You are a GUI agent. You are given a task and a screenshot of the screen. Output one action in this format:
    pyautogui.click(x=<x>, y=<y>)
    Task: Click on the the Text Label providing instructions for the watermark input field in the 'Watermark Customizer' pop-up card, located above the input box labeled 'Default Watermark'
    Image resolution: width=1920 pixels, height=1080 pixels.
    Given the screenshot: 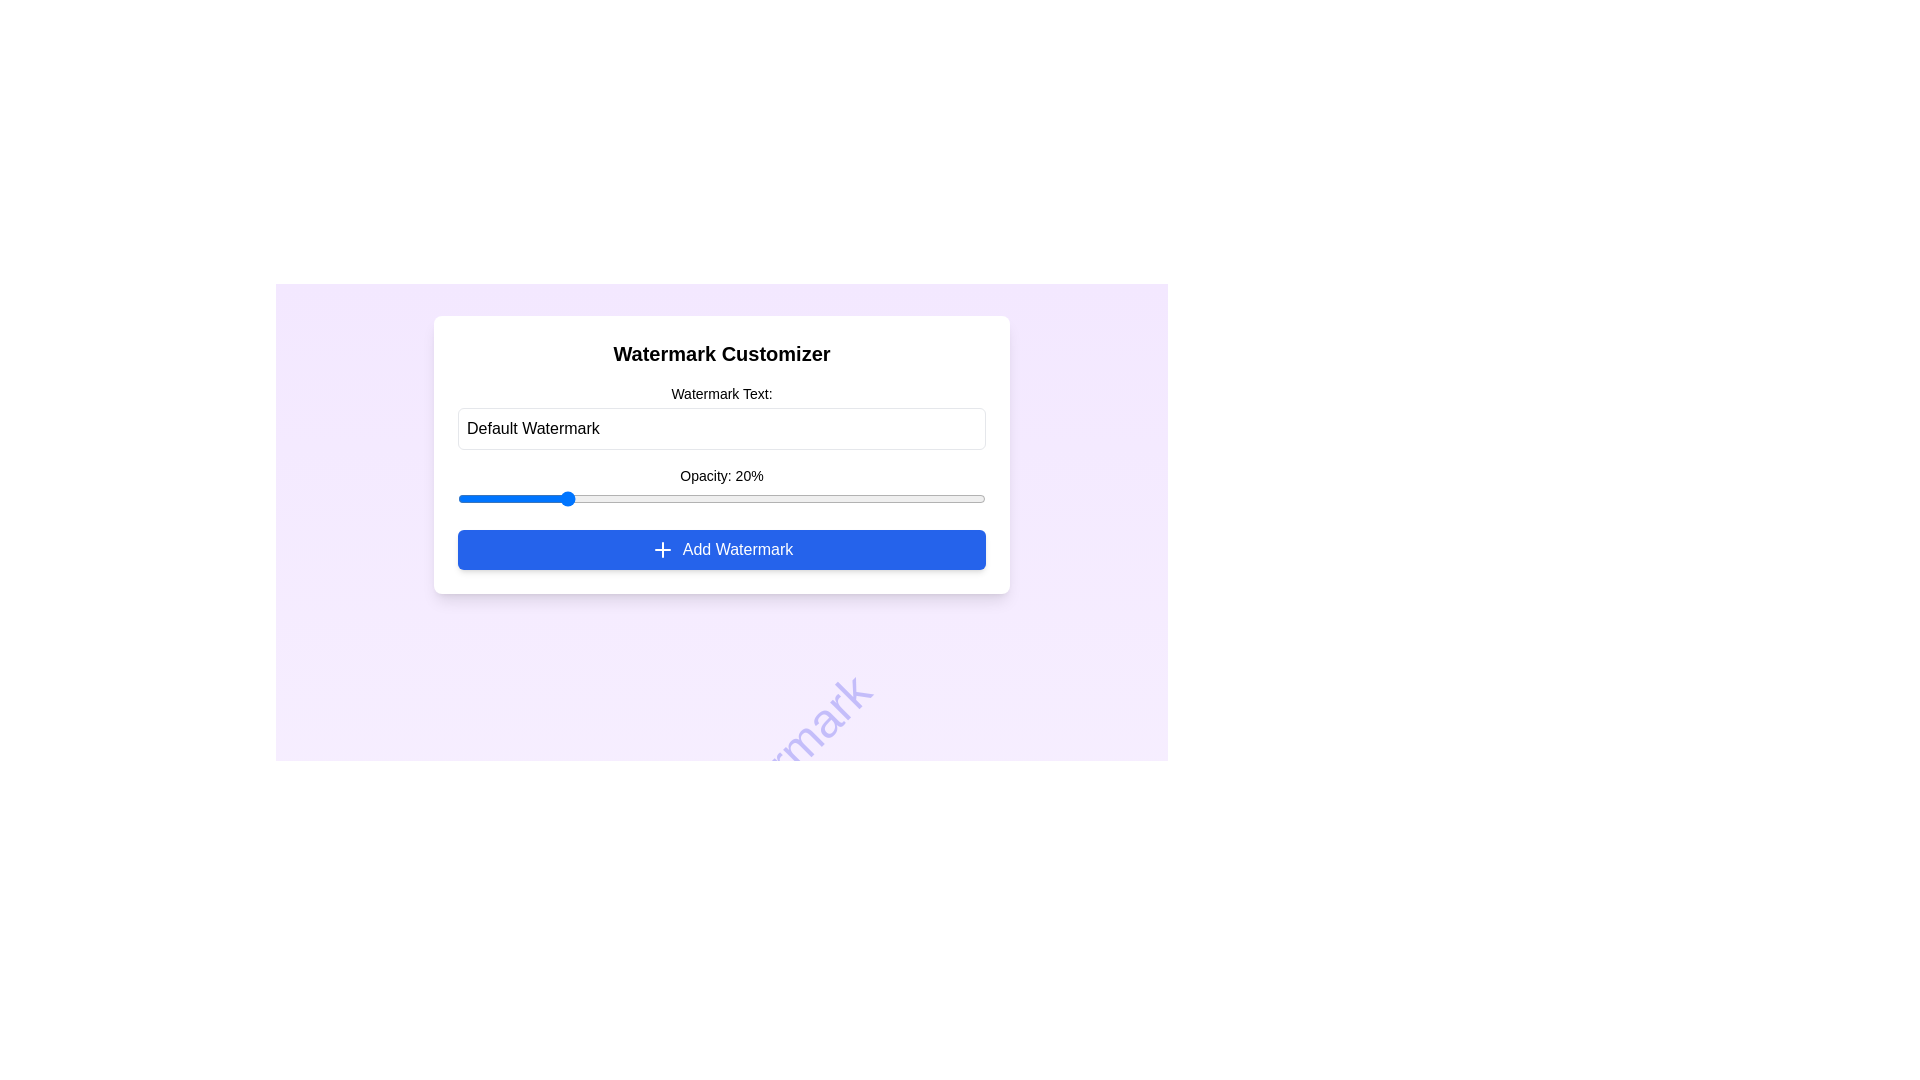 What is the action you would take?
    pyautogui.click(x=720, y=393)
    